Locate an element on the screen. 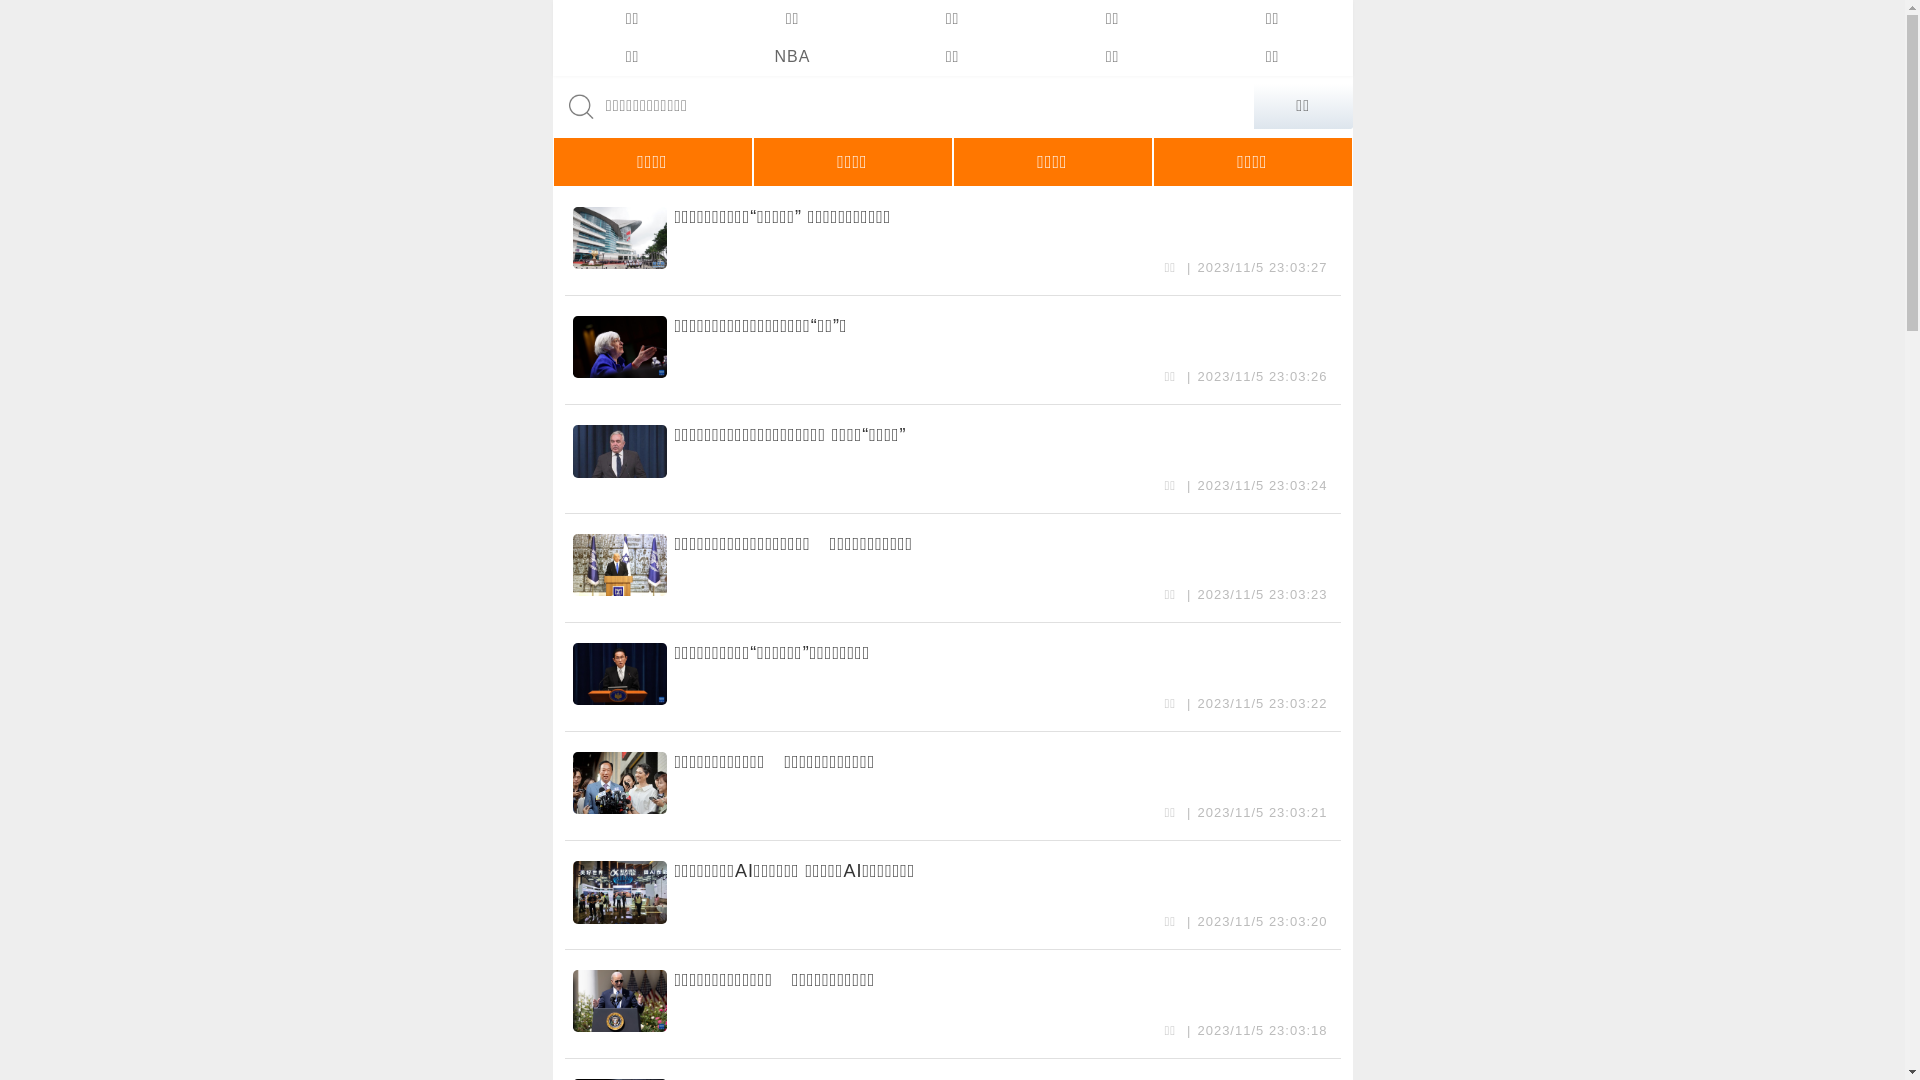  'NBA' is located at coordinates (791, 56).